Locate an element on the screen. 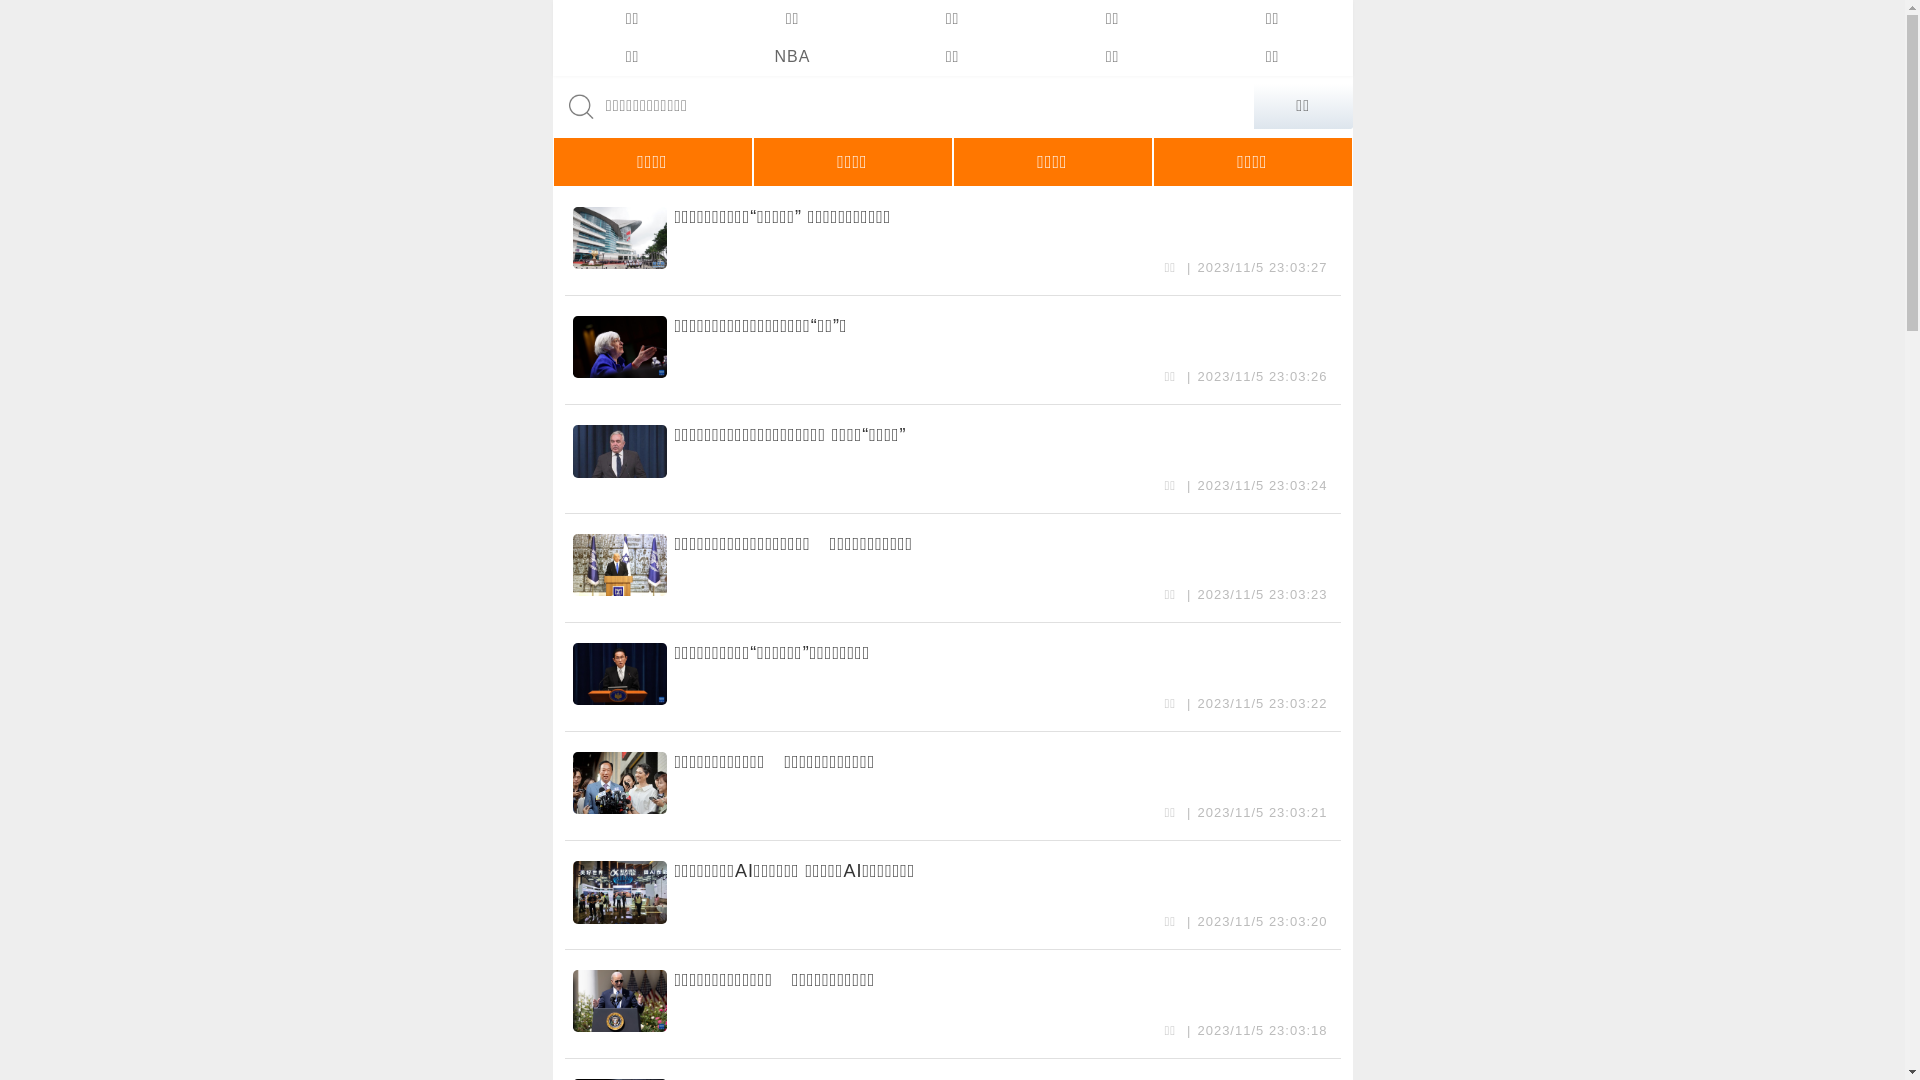  'NBA' is located at coordinates (791, 56).